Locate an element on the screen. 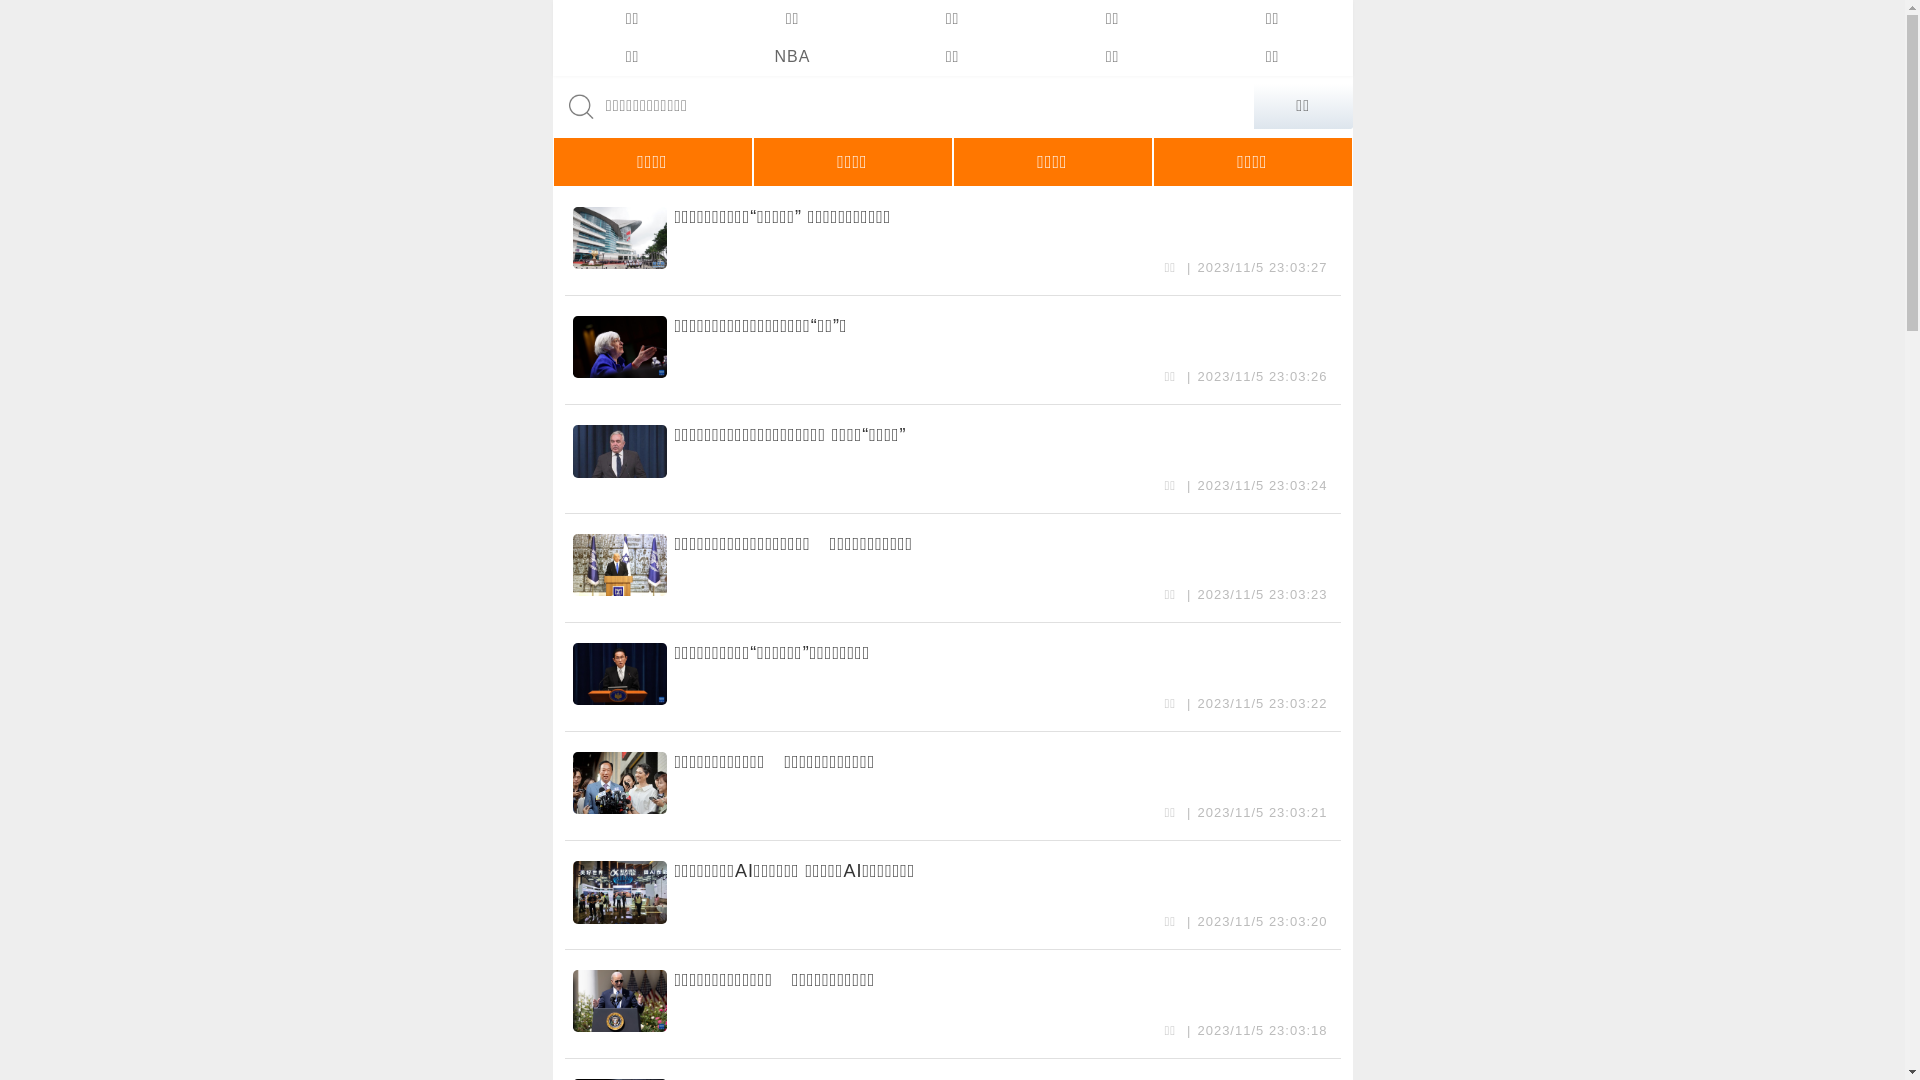  'NBA' is located at coordinates (791, 56).